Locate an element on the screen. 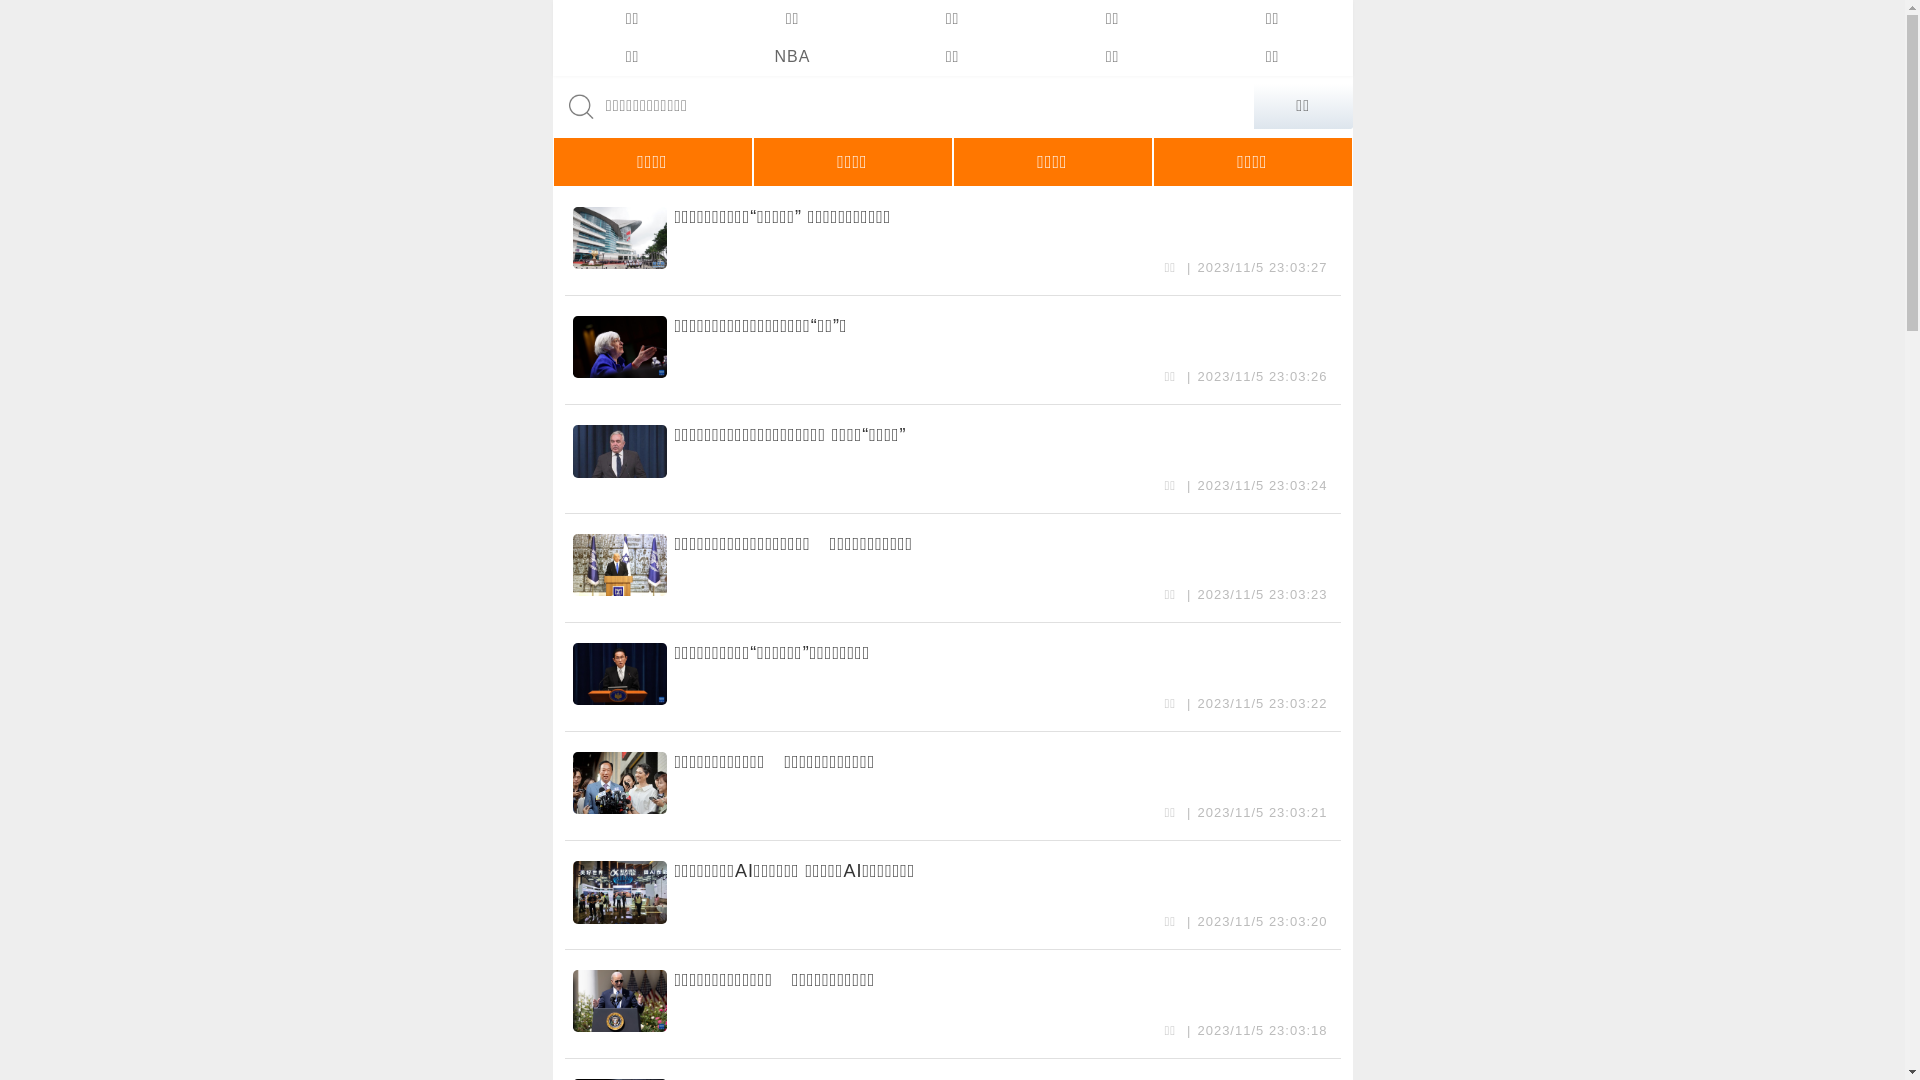  'NBA' is located at coordinates (791, 56).